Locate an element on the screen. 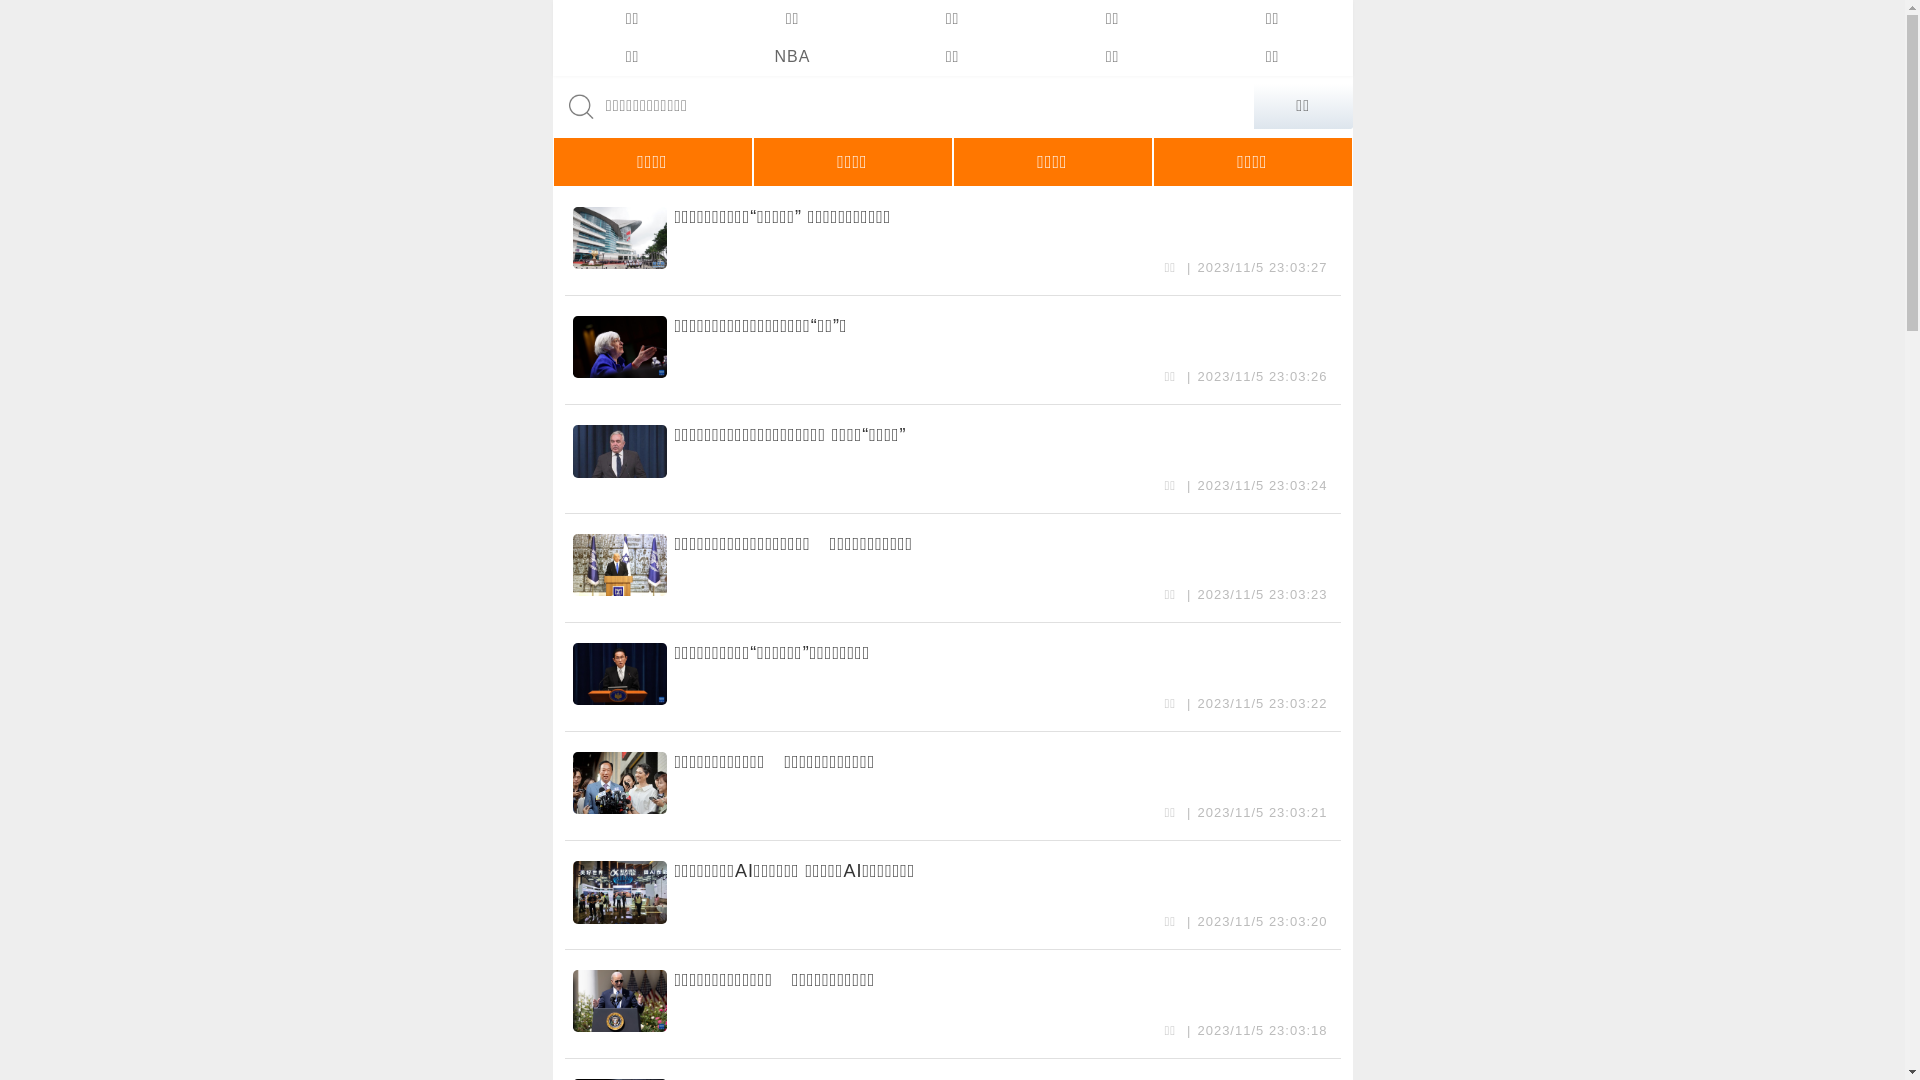  'NBA' is located at coordinates (791, 56).